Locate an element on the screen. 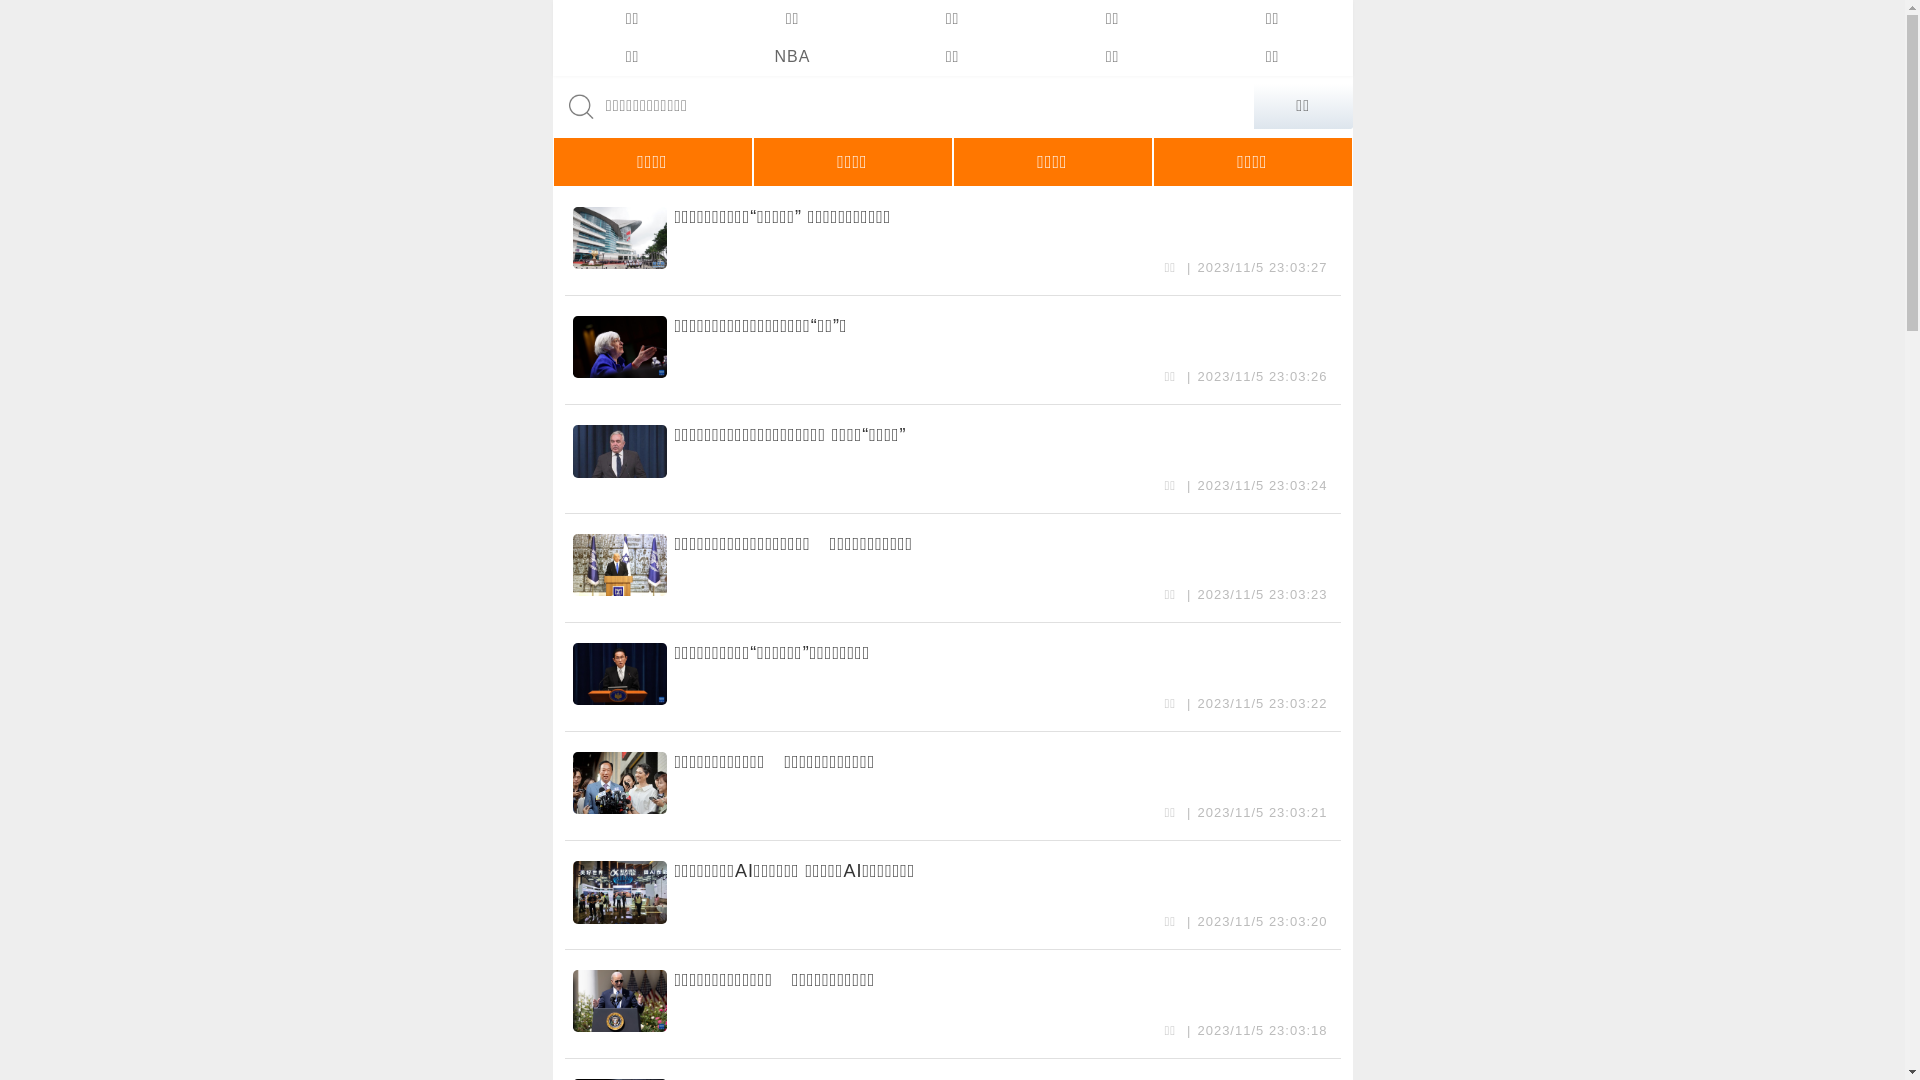  'NBA' is located at coordinates (791, 56).